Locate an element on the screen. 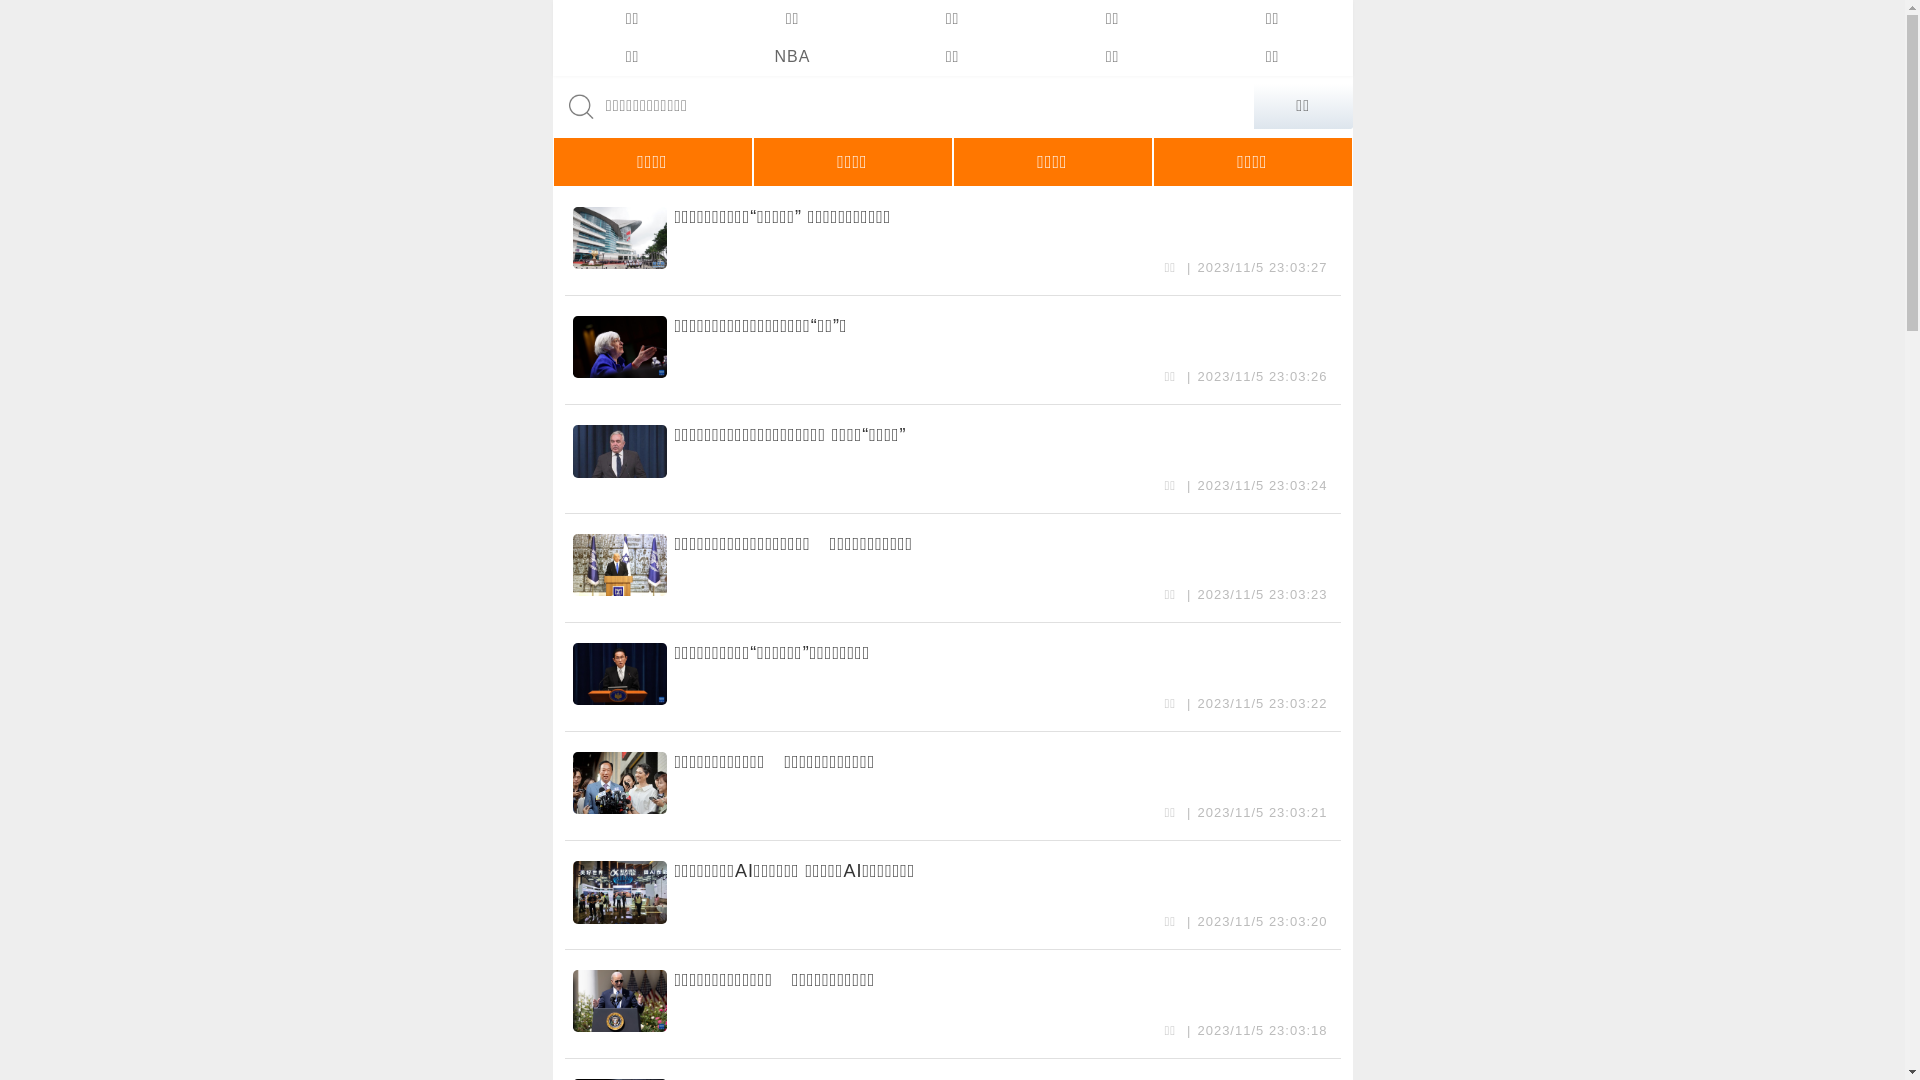  'NBA' is located at coordinates (791, 56).